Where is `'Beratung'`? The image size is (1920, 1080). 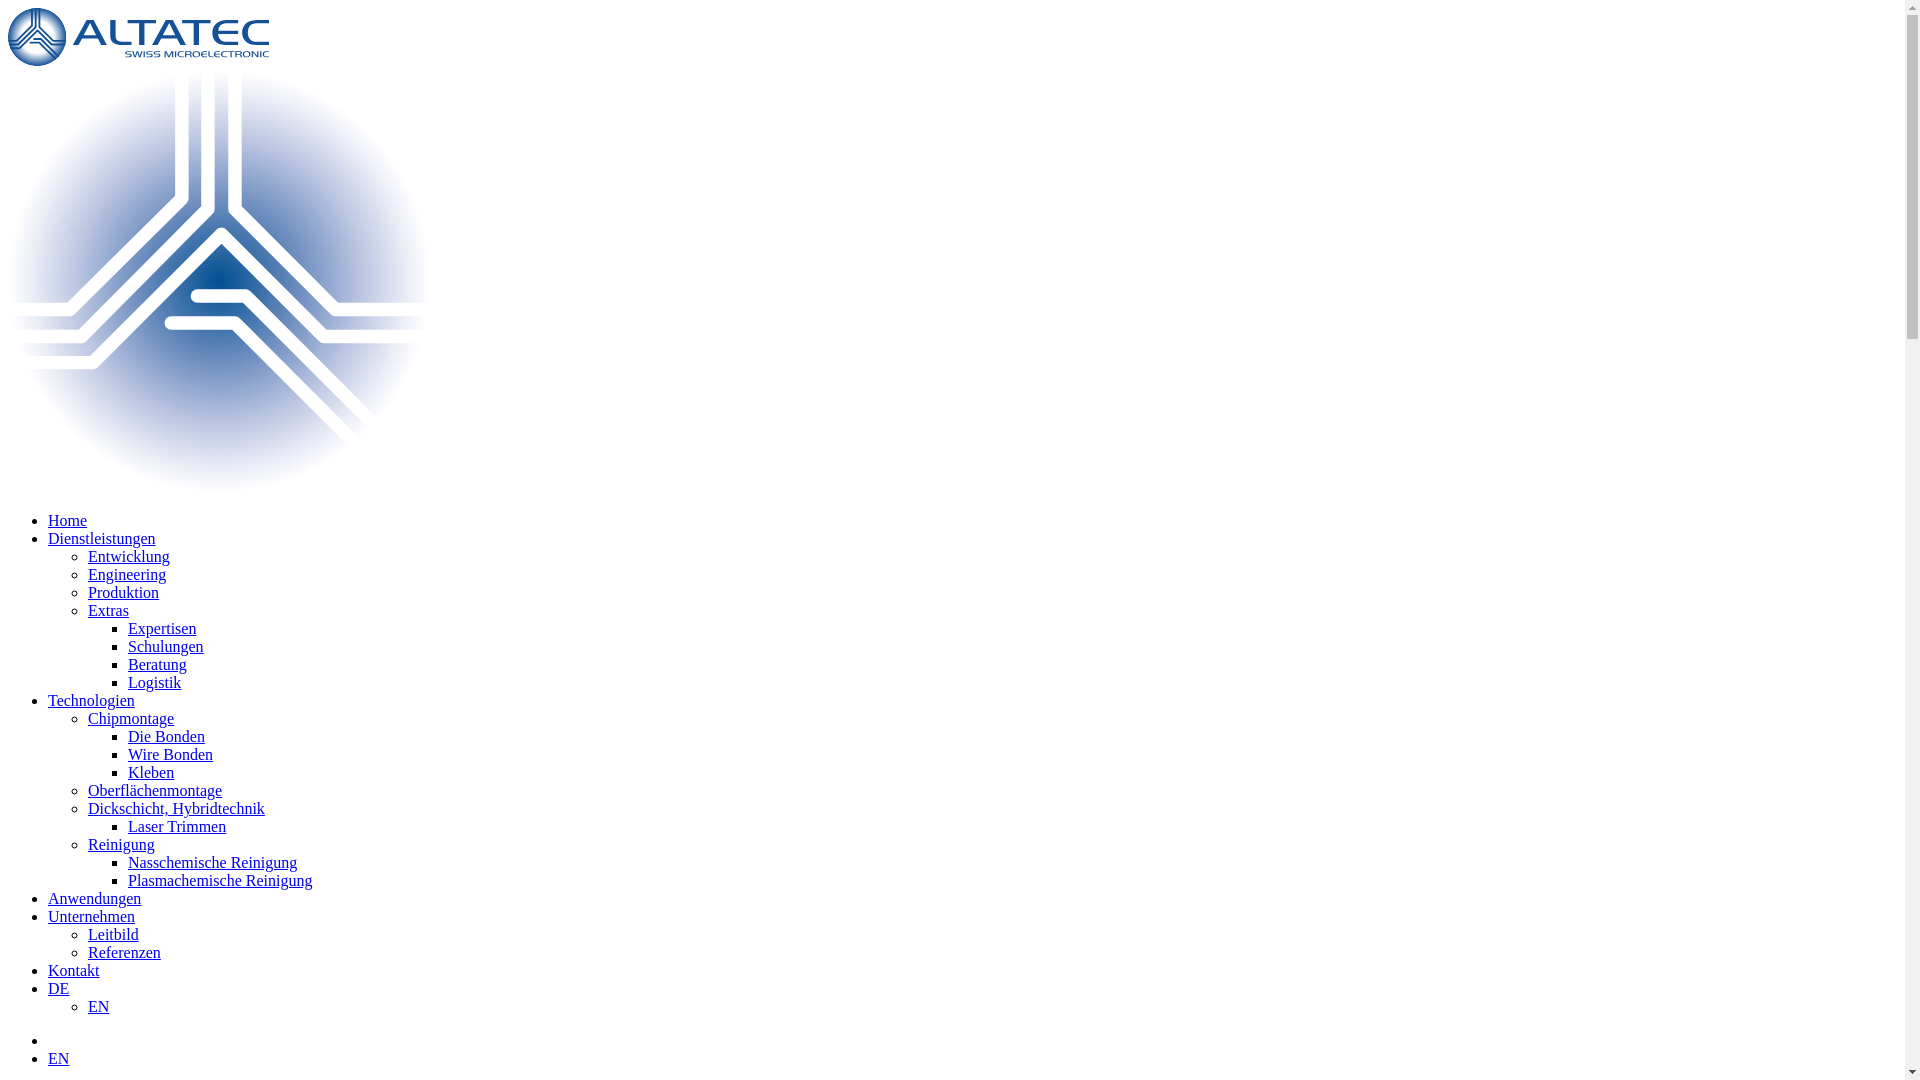
'Beratung' is located at coordinates (127, 664).